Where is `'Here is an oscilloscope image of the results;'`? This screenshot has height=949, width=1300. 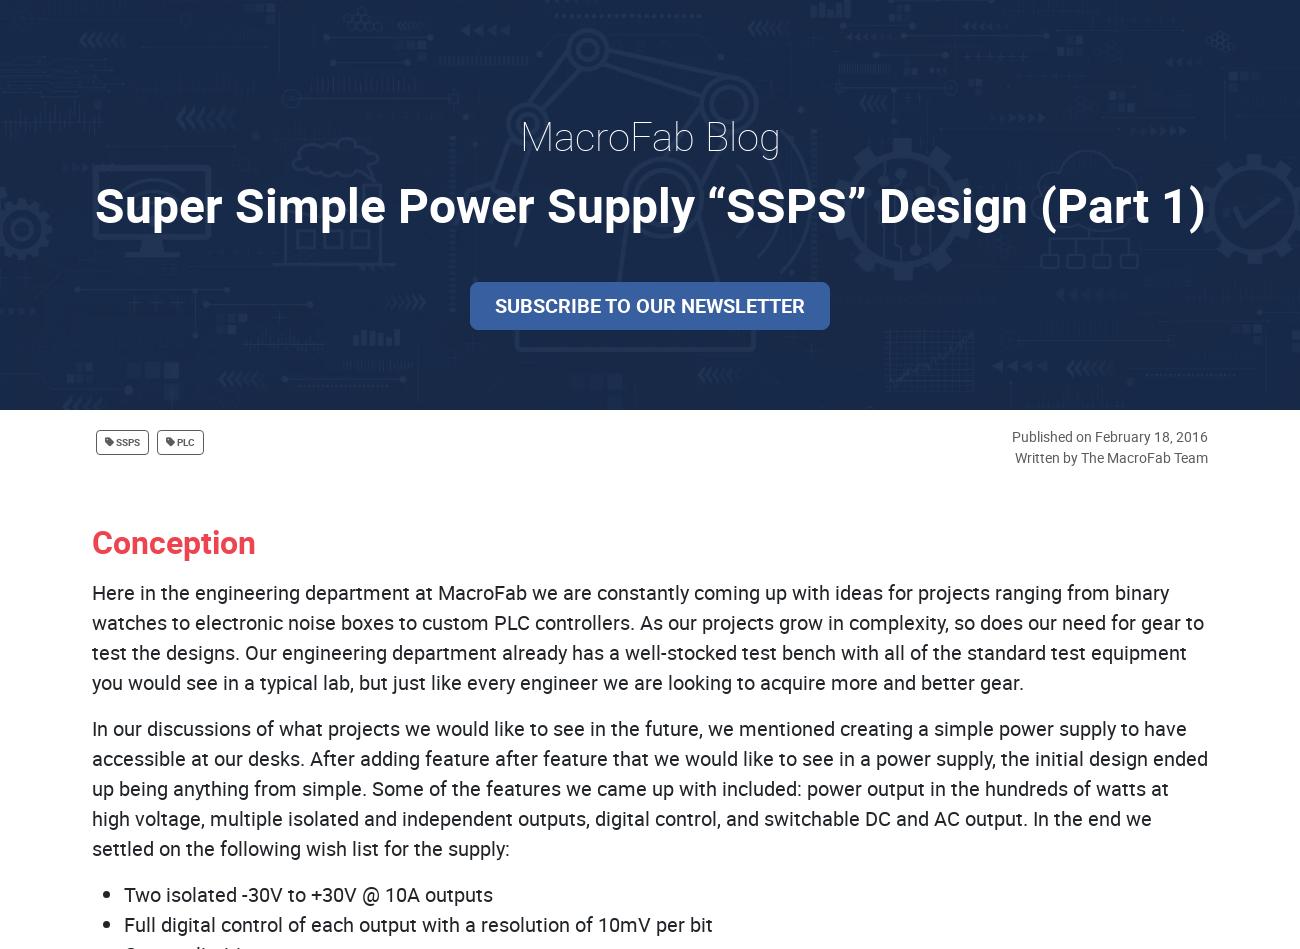
'Here is an oscilloscope image of the results;' is located at coordinates (288, 55).